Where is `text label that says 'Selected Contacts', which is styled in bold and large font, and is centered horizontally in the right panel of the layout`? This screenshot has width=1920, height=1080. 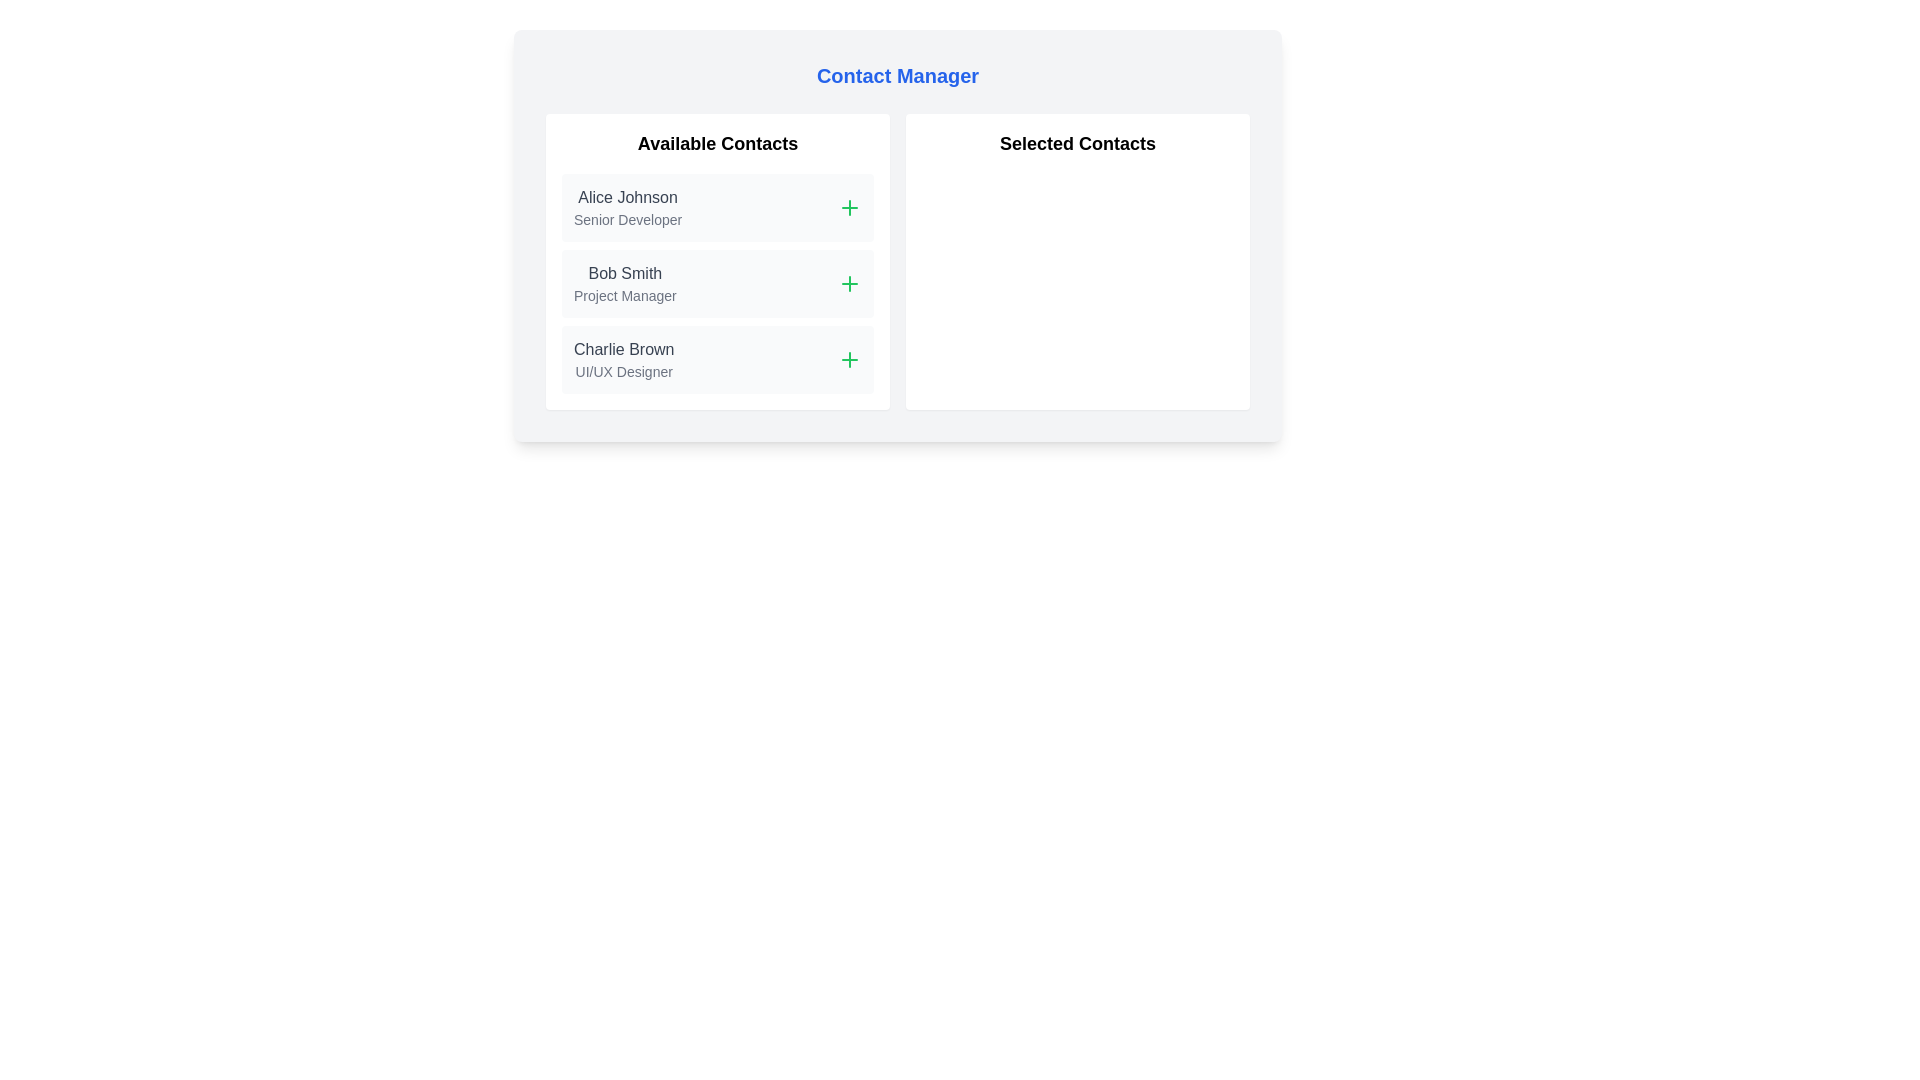 text label that says 'Selected Contacts', which is styled in bold and large font, and is centered horizontally in the right panel of the layout is located at coordinates (1077, 142).